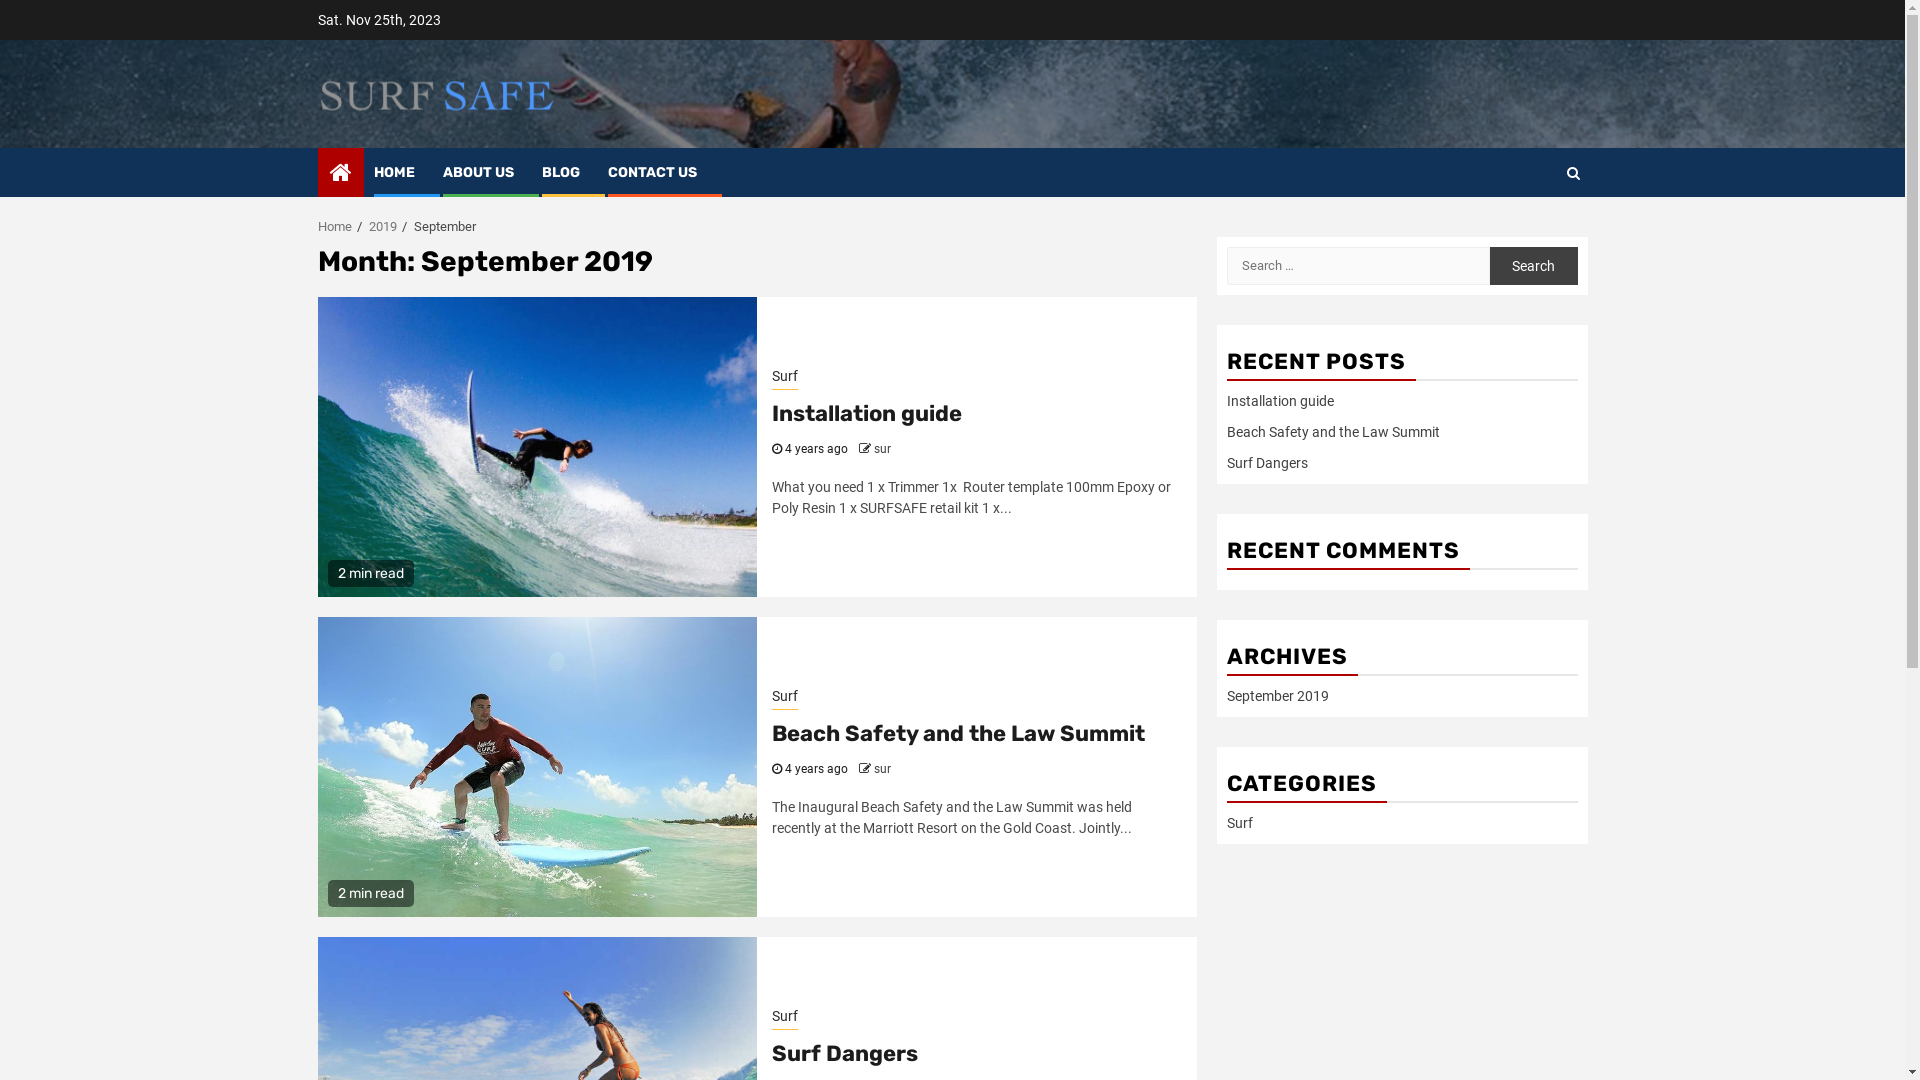 Image resolution: width=1920 pixels, height=1080 pixels. What do you see at coordinates (652, 171) in the screenshot?
I see `'CONTACT US'` at bounding box center [652, 171].